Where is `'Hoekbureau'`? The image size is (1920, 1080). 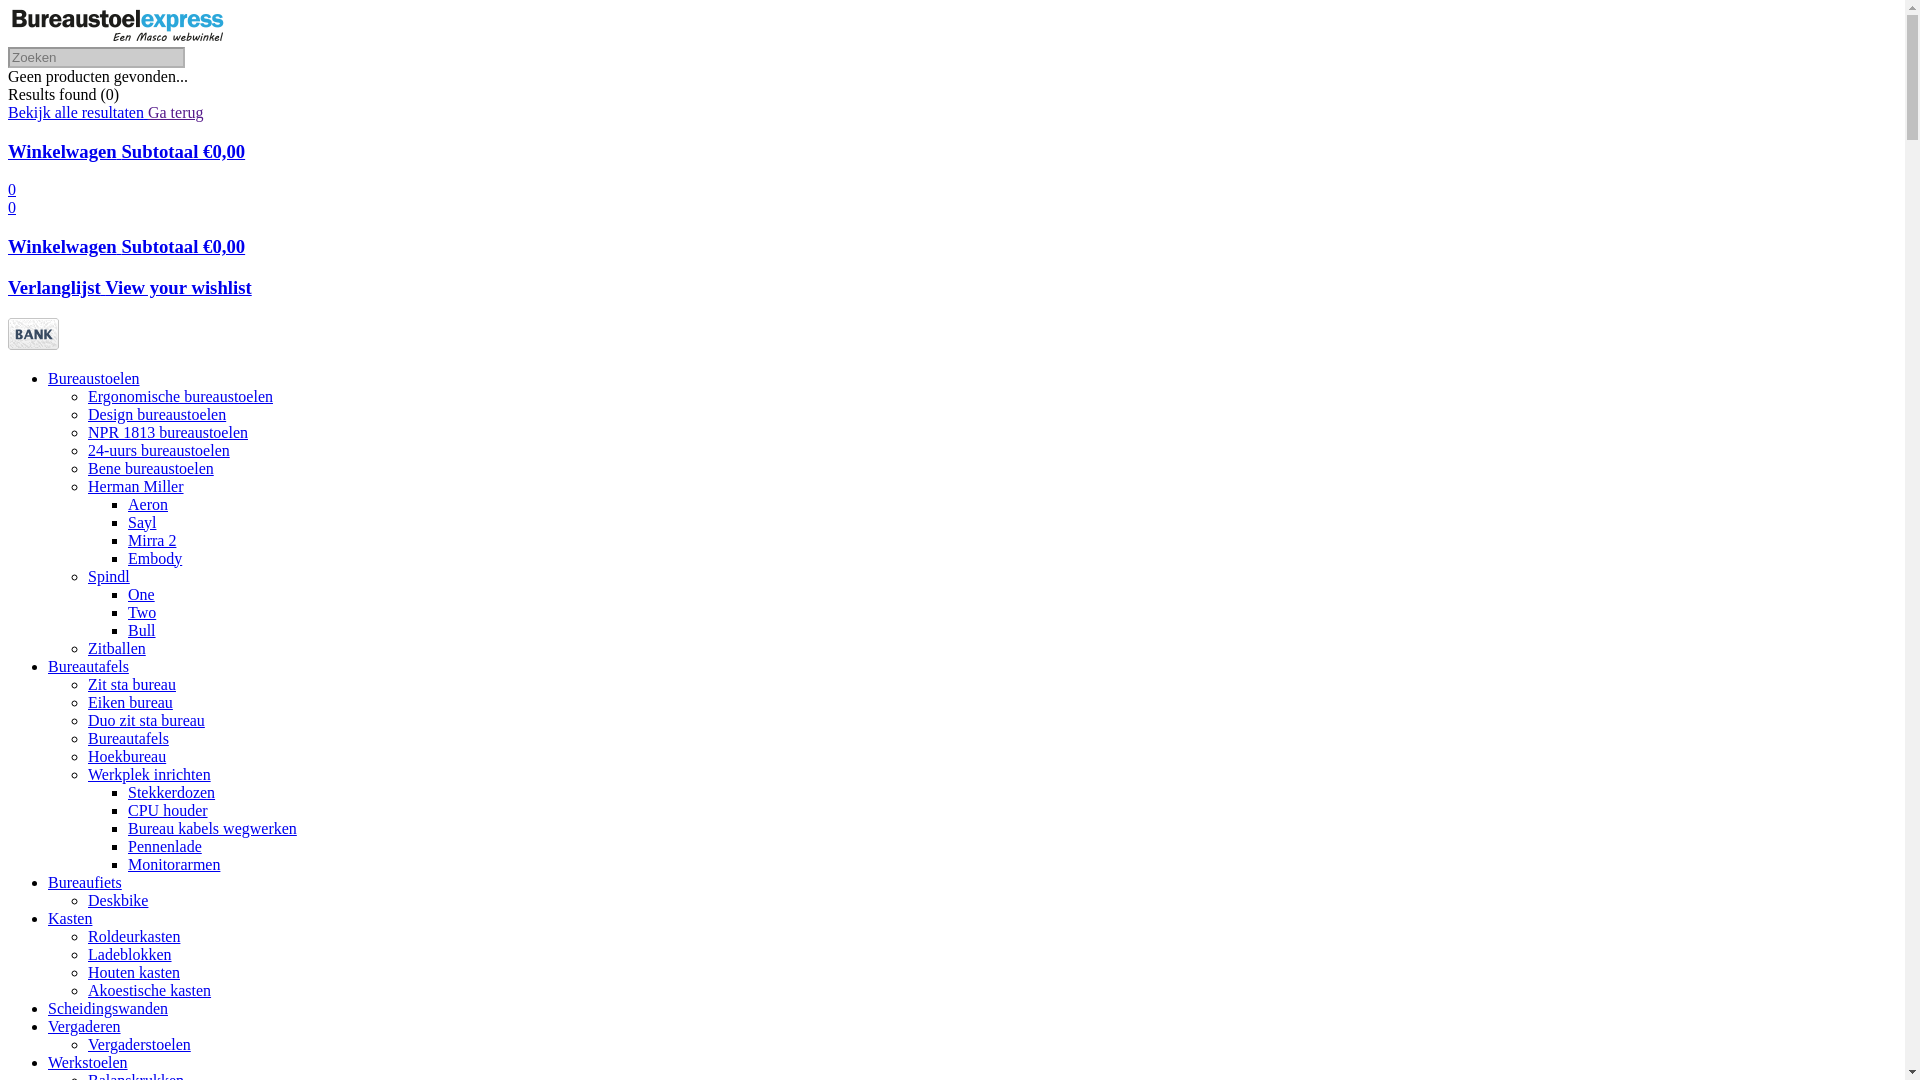
'Hoekbureau' is located at coordinates (125, 756).